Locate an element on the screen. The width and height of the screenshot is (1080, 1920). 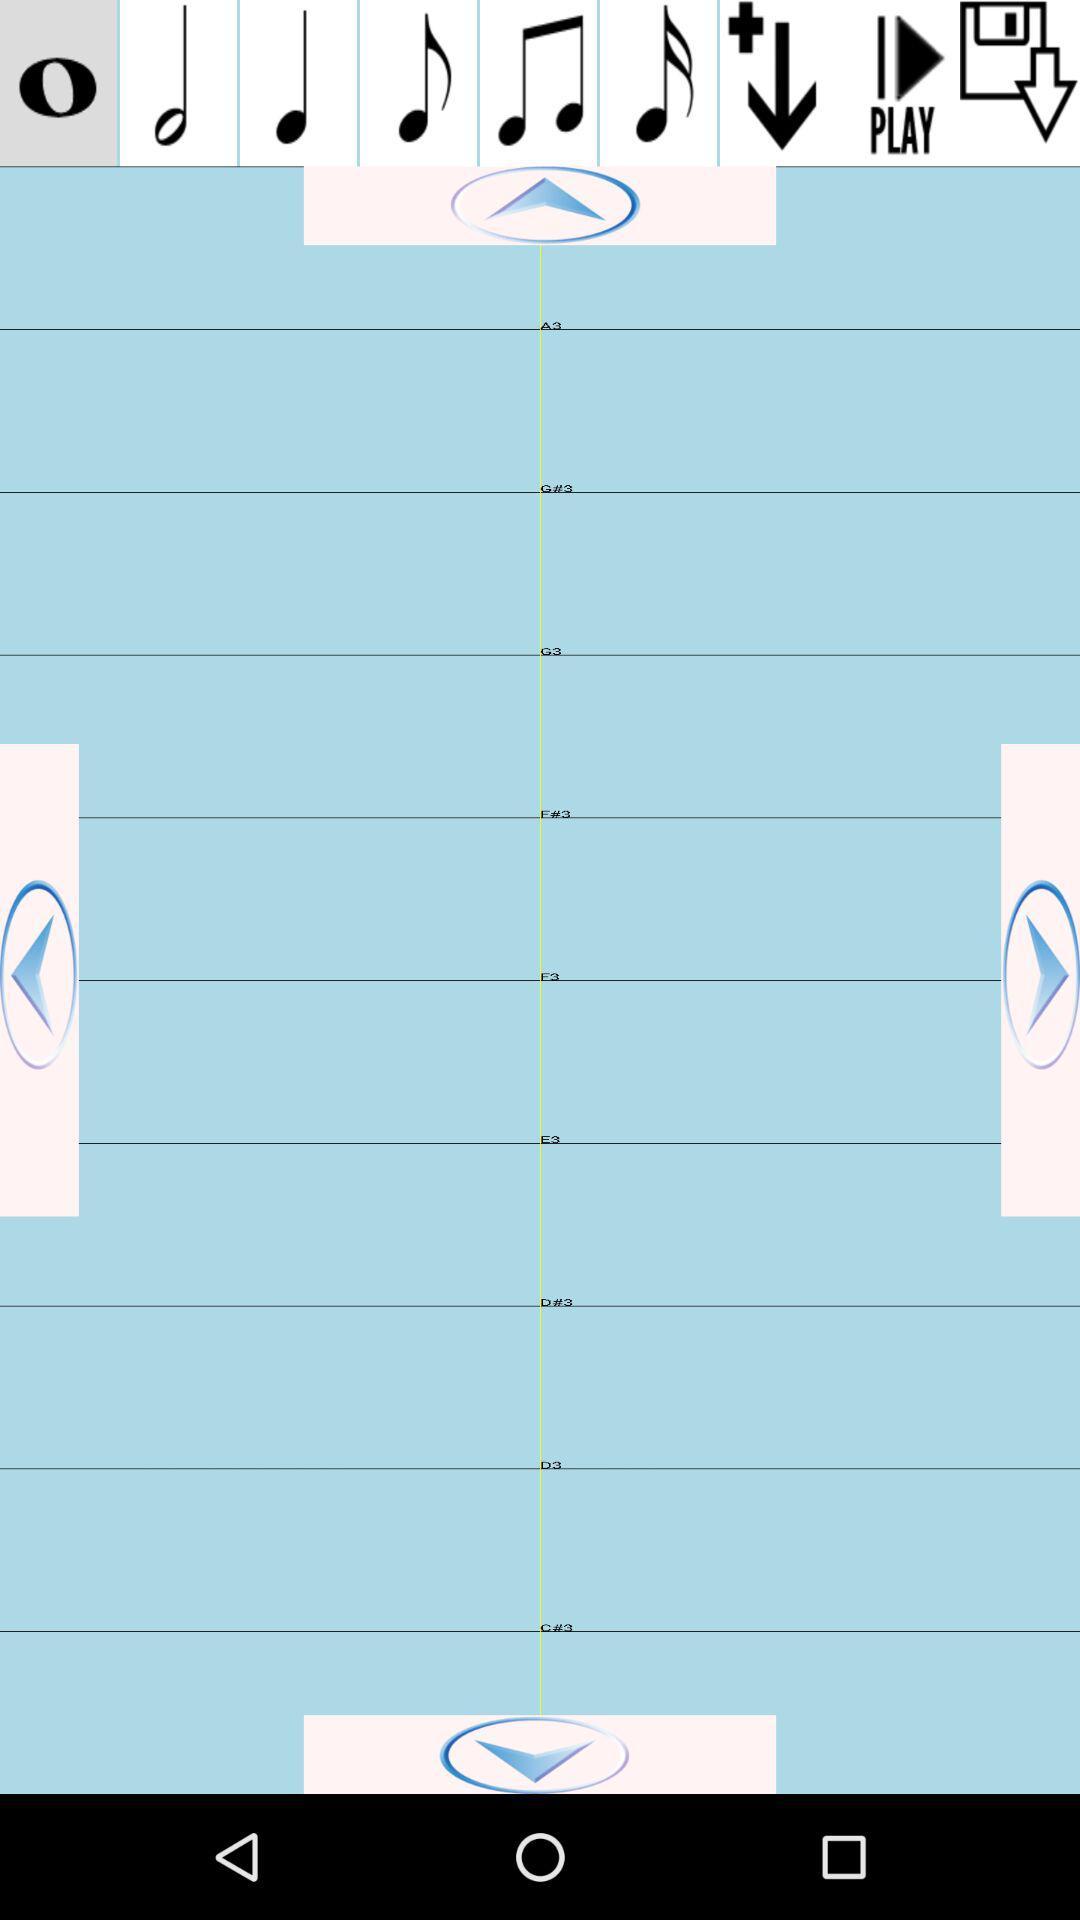
music is located at coordinates (298, 82).